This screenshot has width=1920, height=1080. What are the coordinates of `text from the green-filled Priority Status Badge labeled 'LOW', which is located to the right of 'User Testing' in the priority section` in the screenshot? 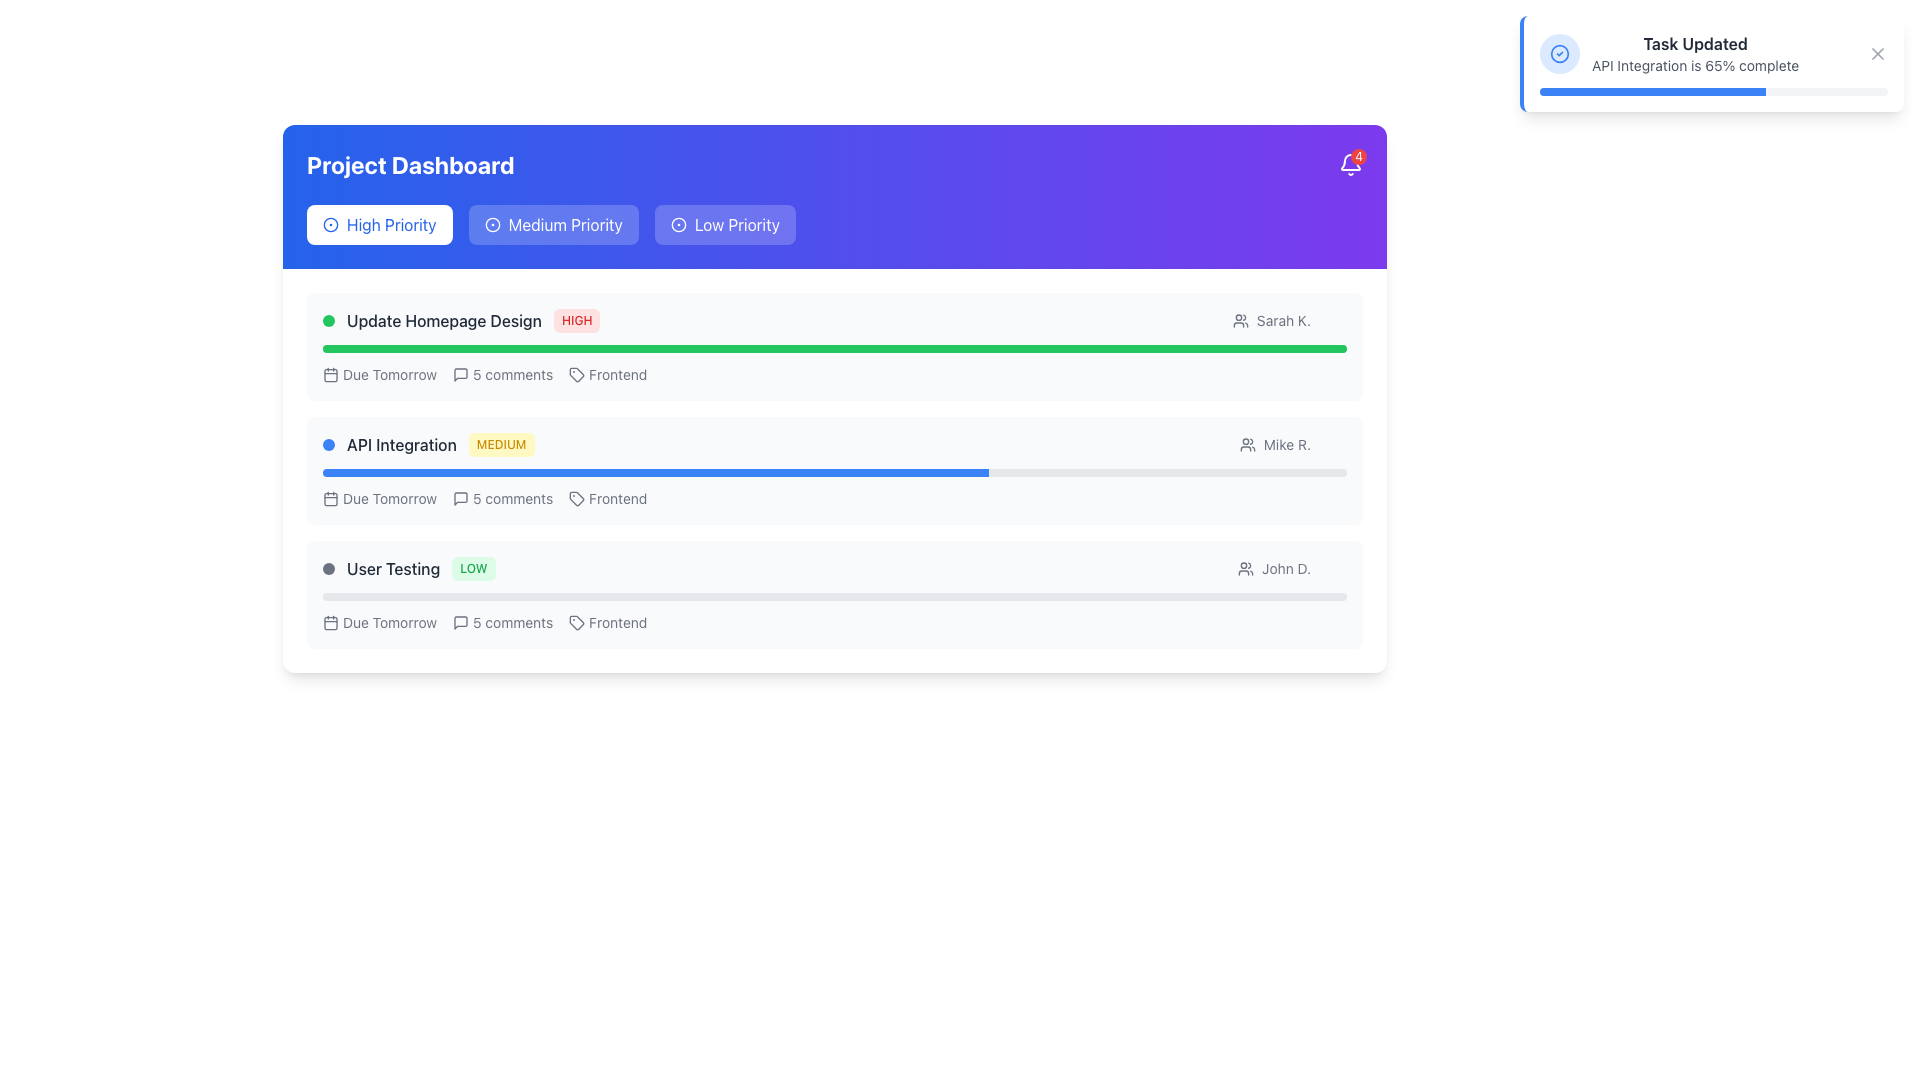 It's located at (472, 569).